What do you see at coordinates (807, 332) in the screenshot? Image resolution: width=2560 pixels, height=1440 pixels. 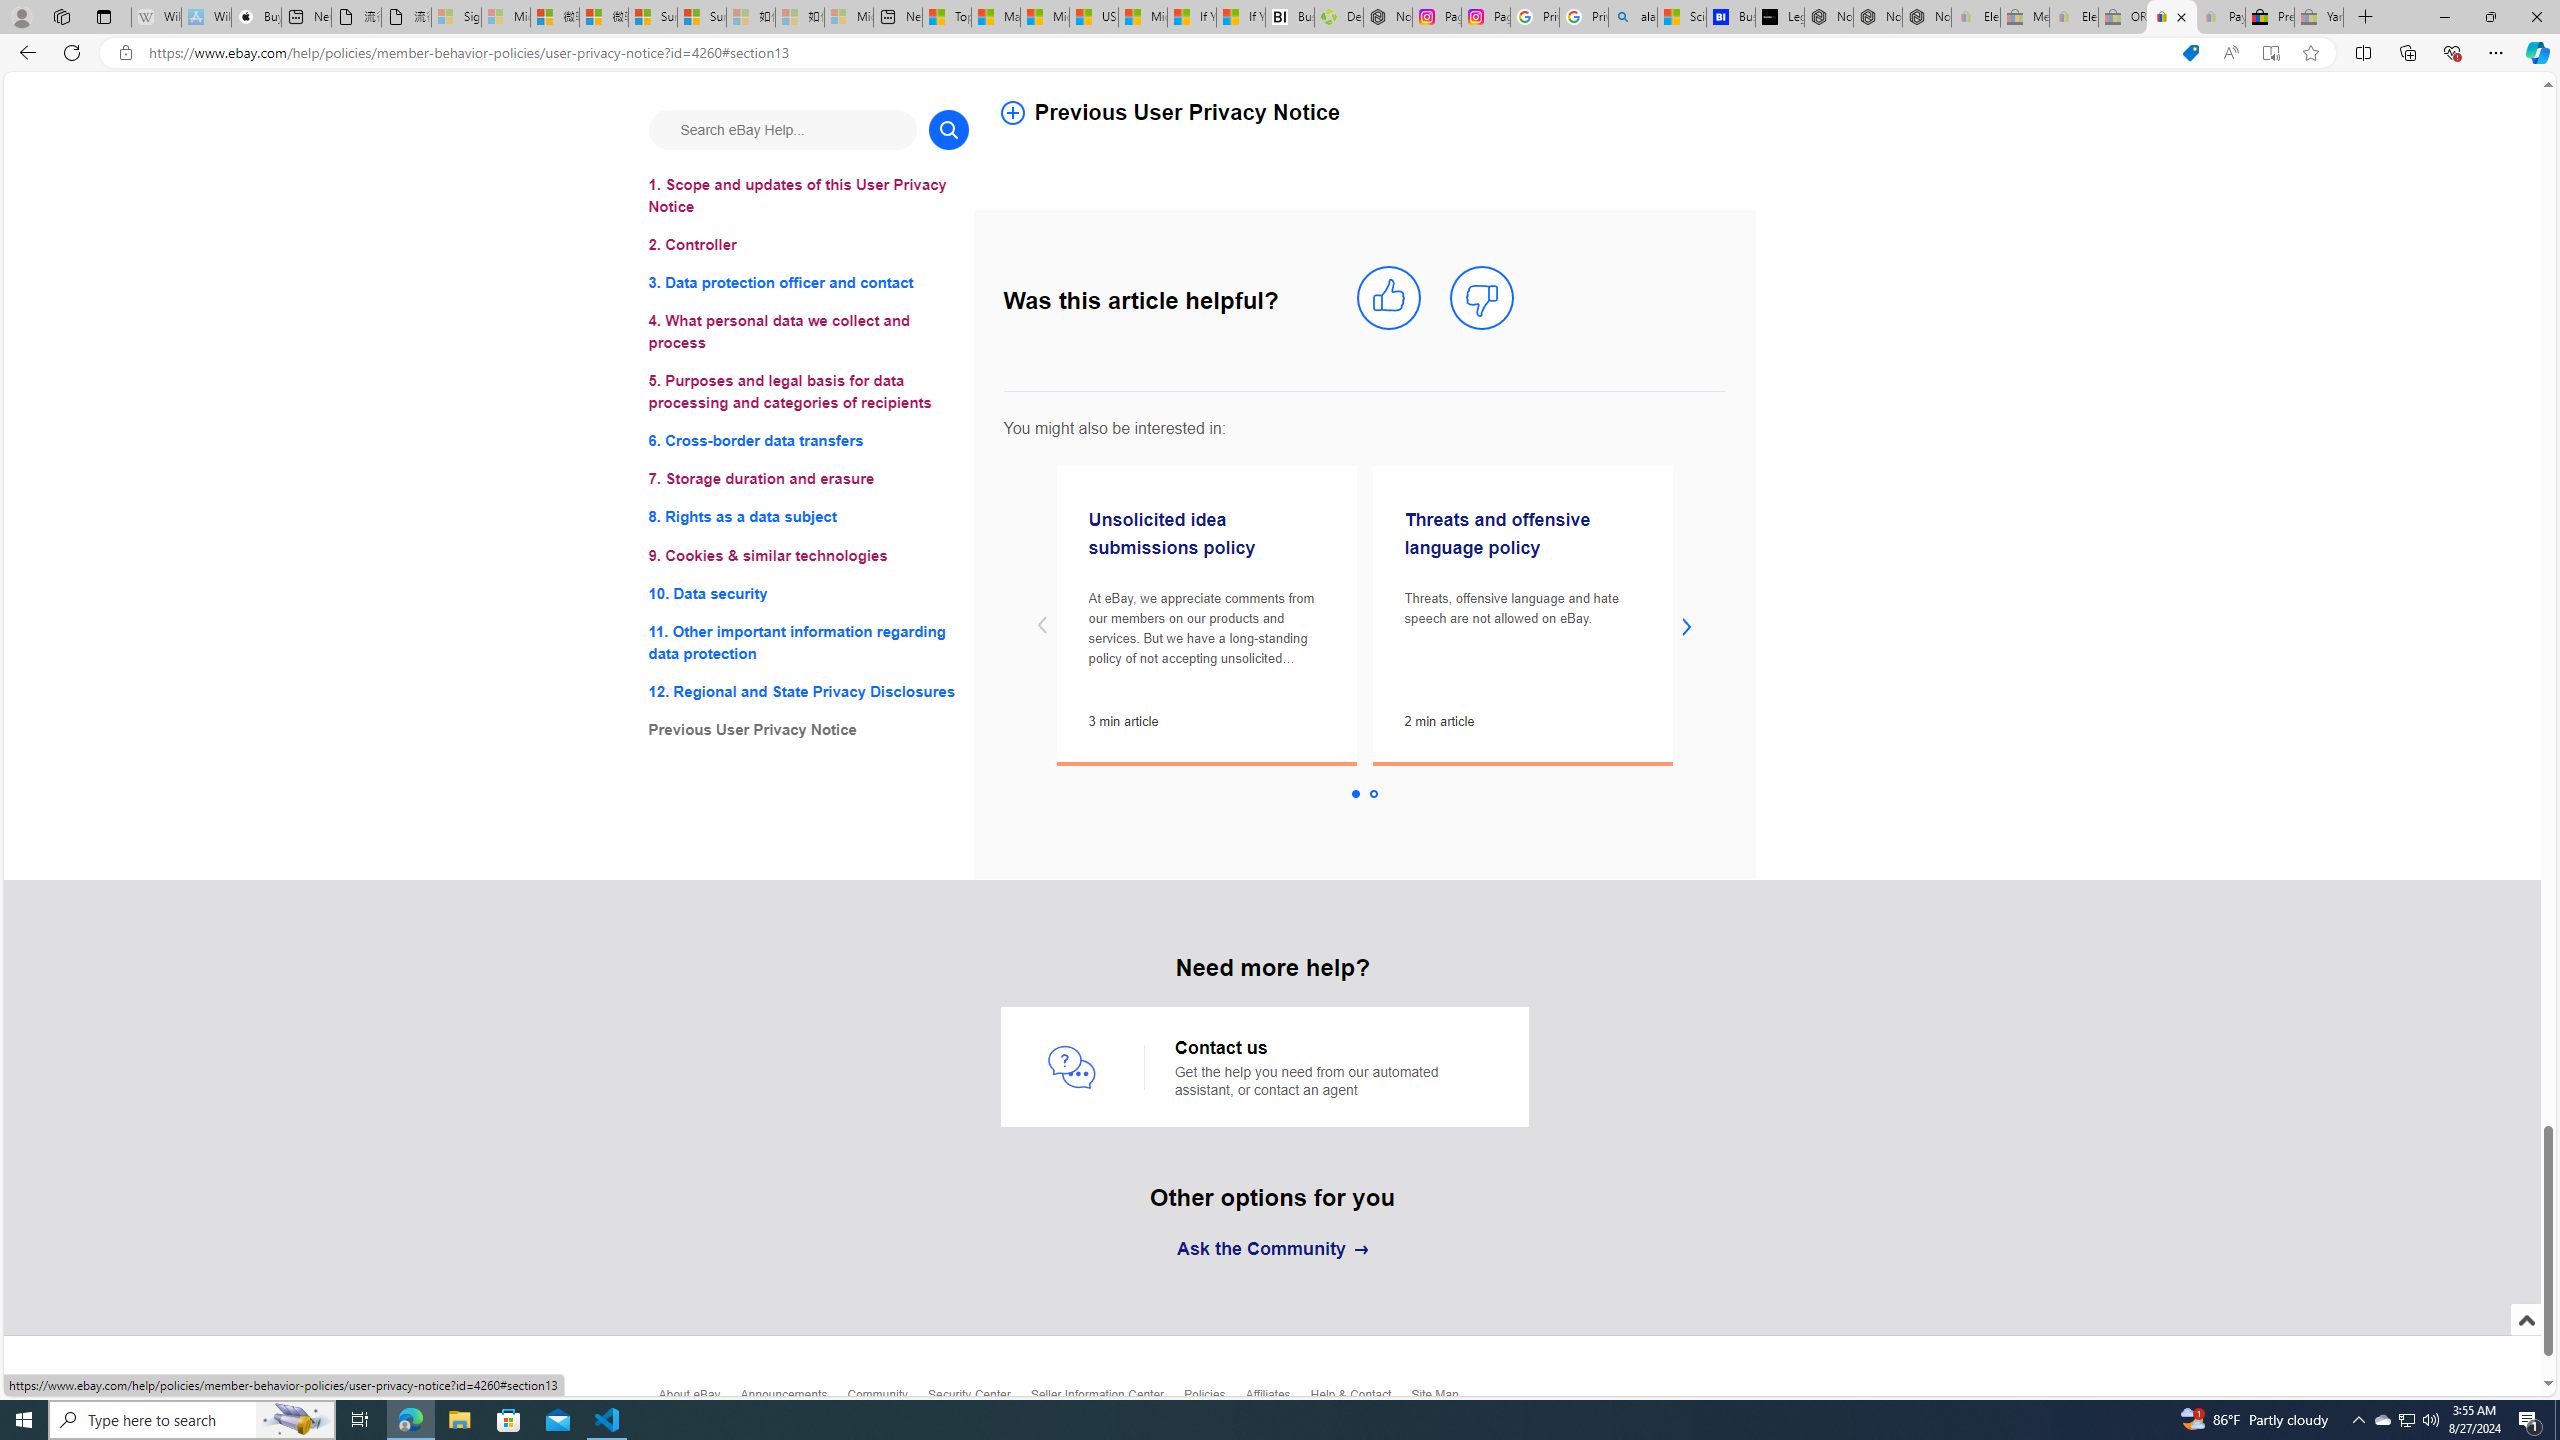 I see `'4. What personal data we collect and process'` at bounding box center [807, 332].